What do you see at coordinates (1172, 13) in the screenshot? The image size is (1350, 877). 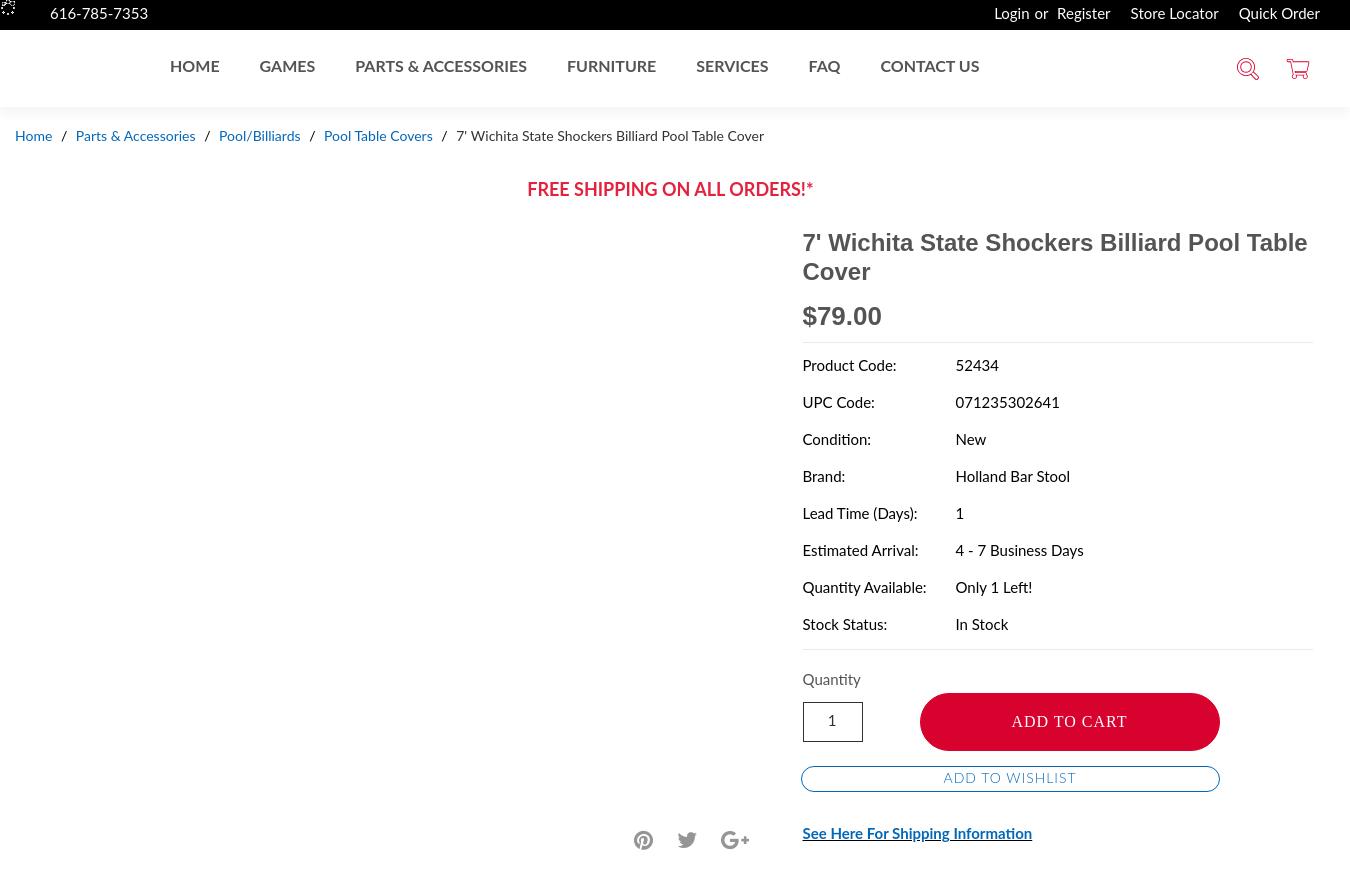 I see `'Store Locator'` at bounding box center [1172, 13].